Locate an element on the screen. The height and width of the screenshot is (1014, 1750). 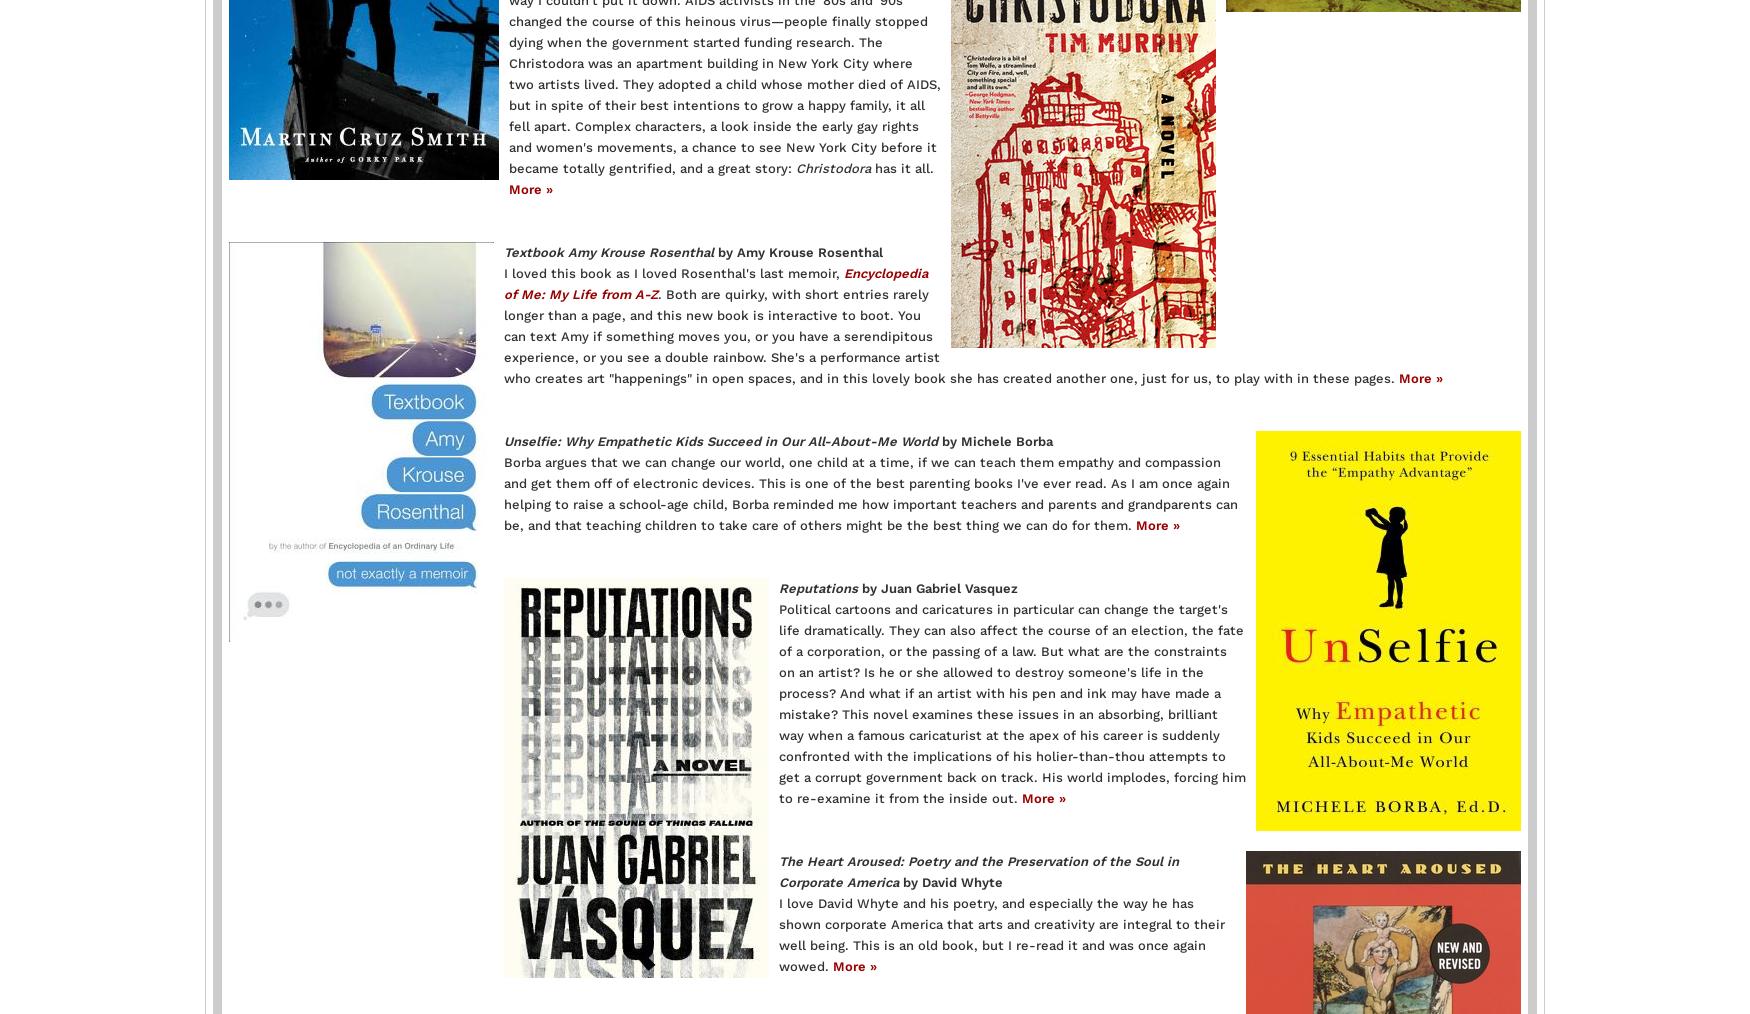
'Unselfie: Why Empathetic Kids Succeed in Our All-About-Me World' is located at coordinates (722, 440).